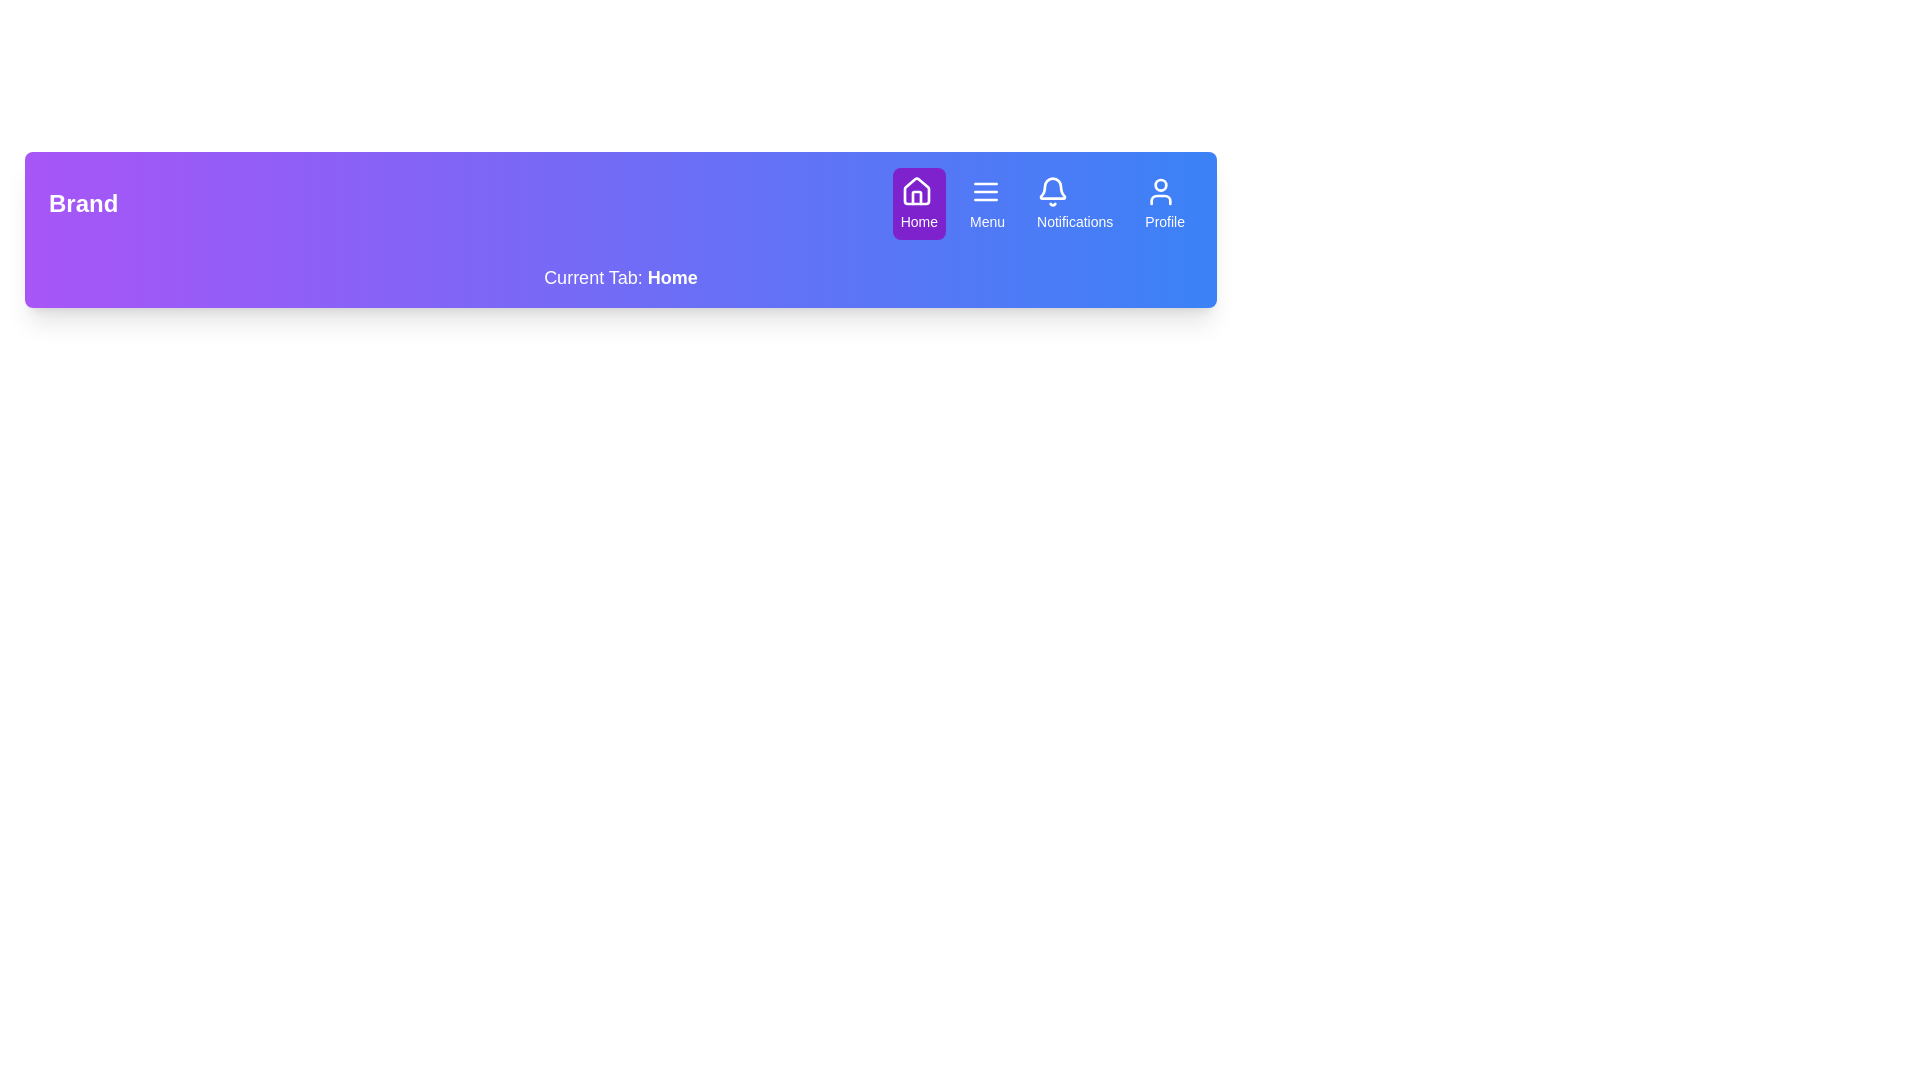 The image size is (1920, 1080). I want to click on visually the decorative part of the notification bell icon, which is the third item from the left in the top navigation bar with a gradient purple and blue background, so click(1052, 188).